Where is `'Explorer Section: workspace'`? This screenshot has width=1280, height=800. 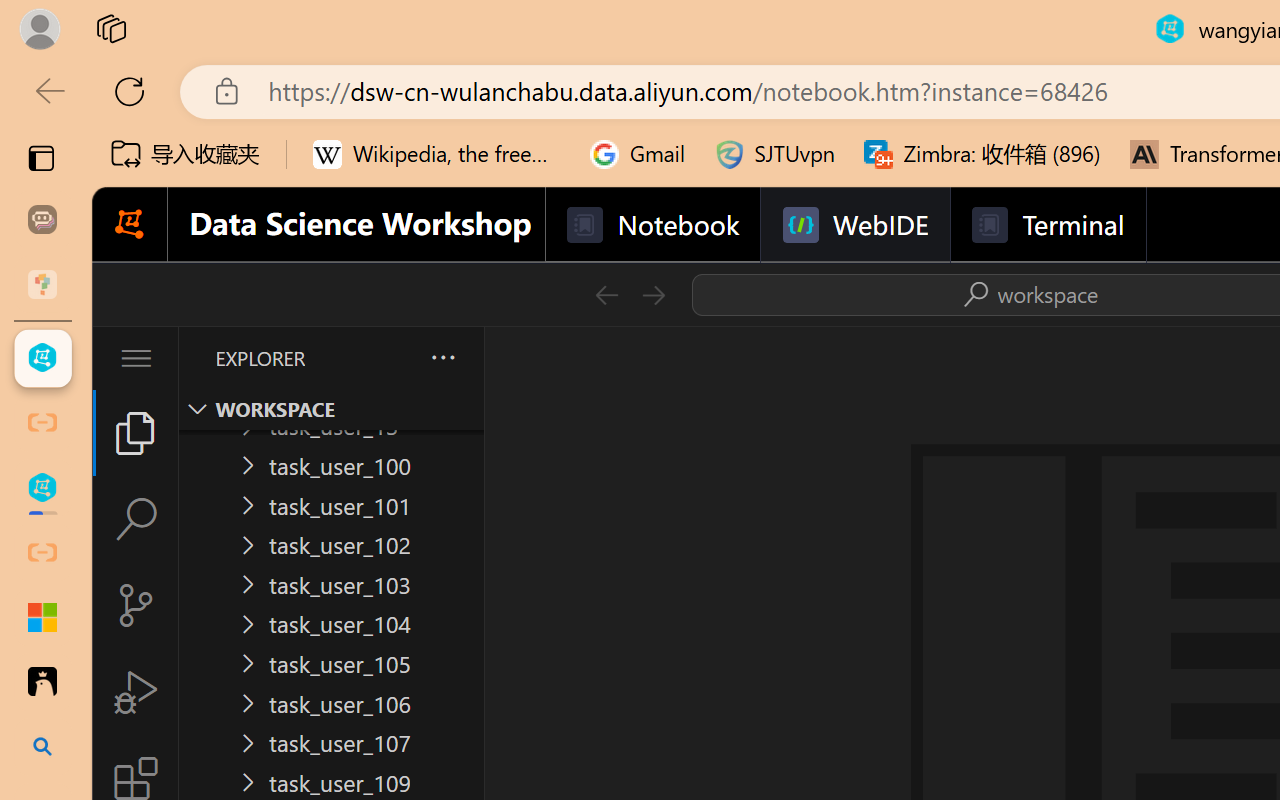 'Explorer Section: workspace' is located at coordinates (331, 409).